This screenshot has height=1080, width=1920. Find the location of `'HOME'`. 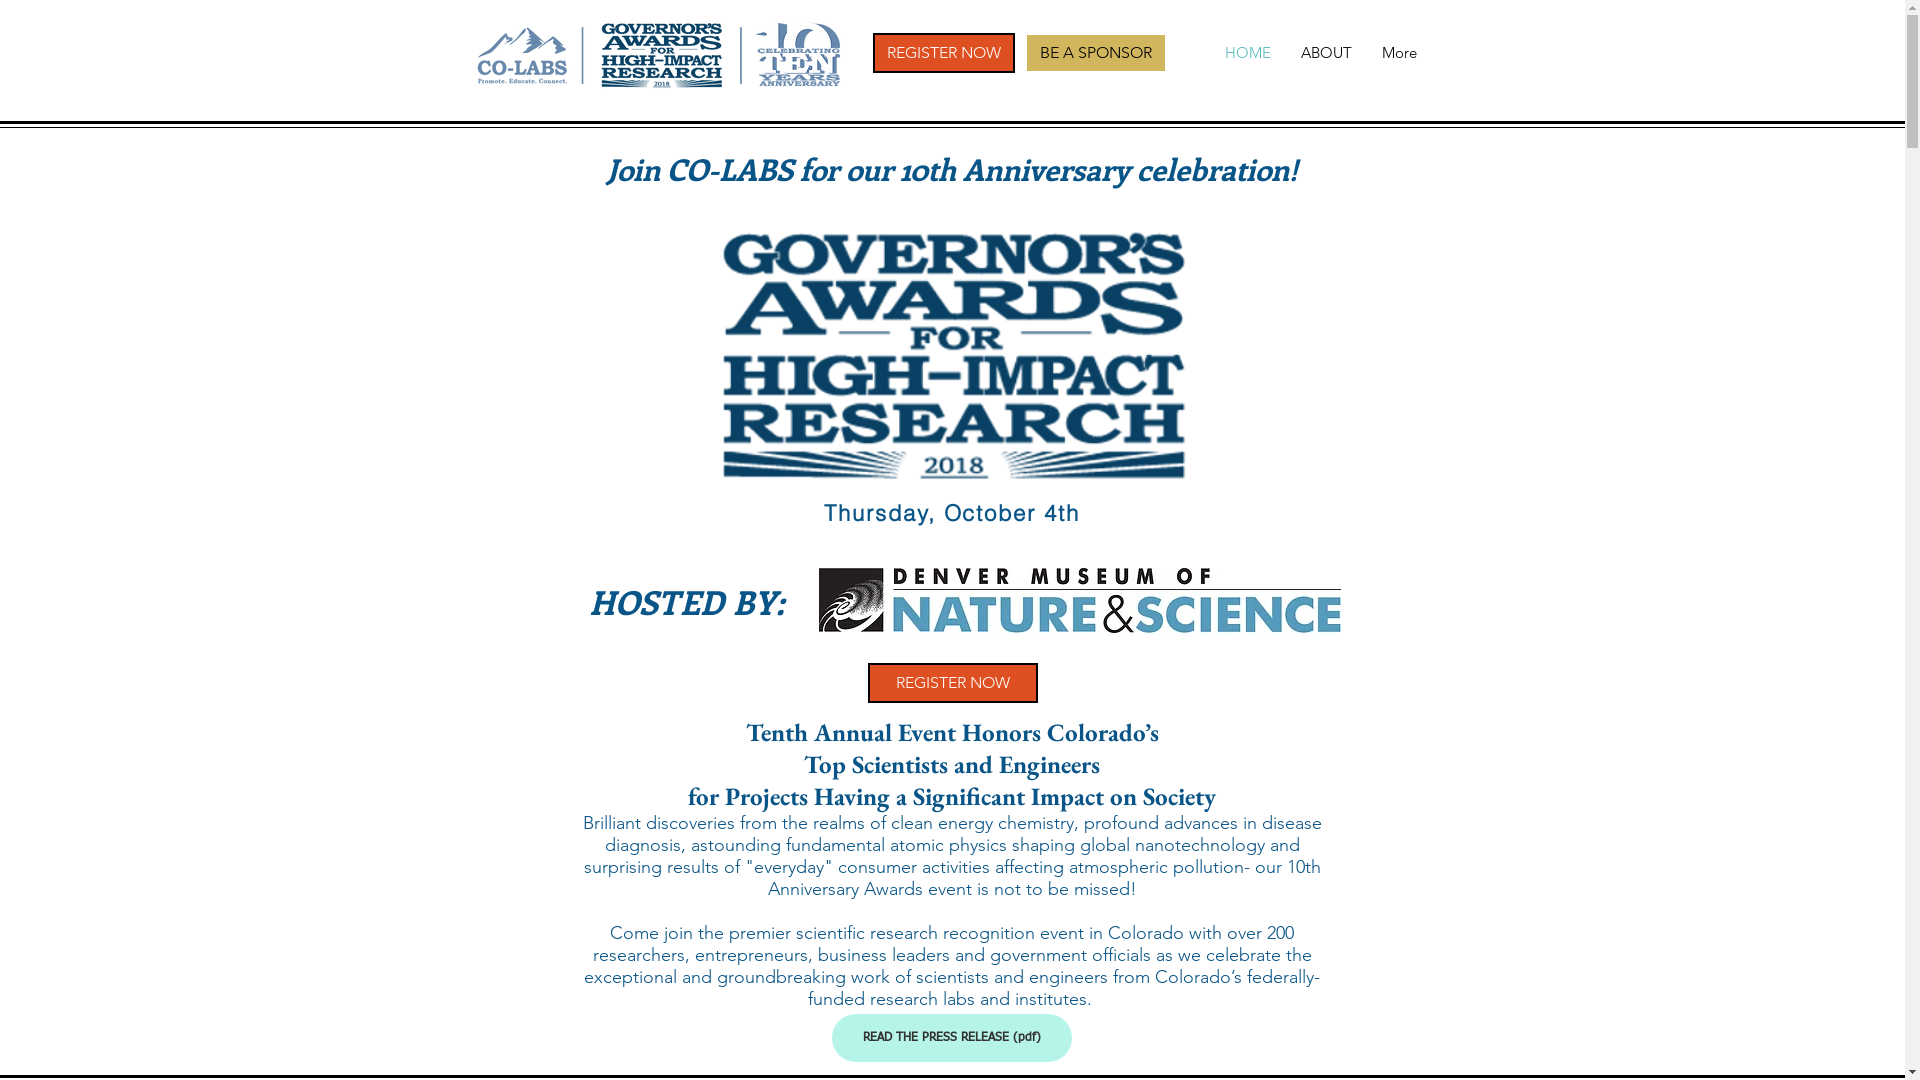

'HOME' is located at coordinates (1247, 52).